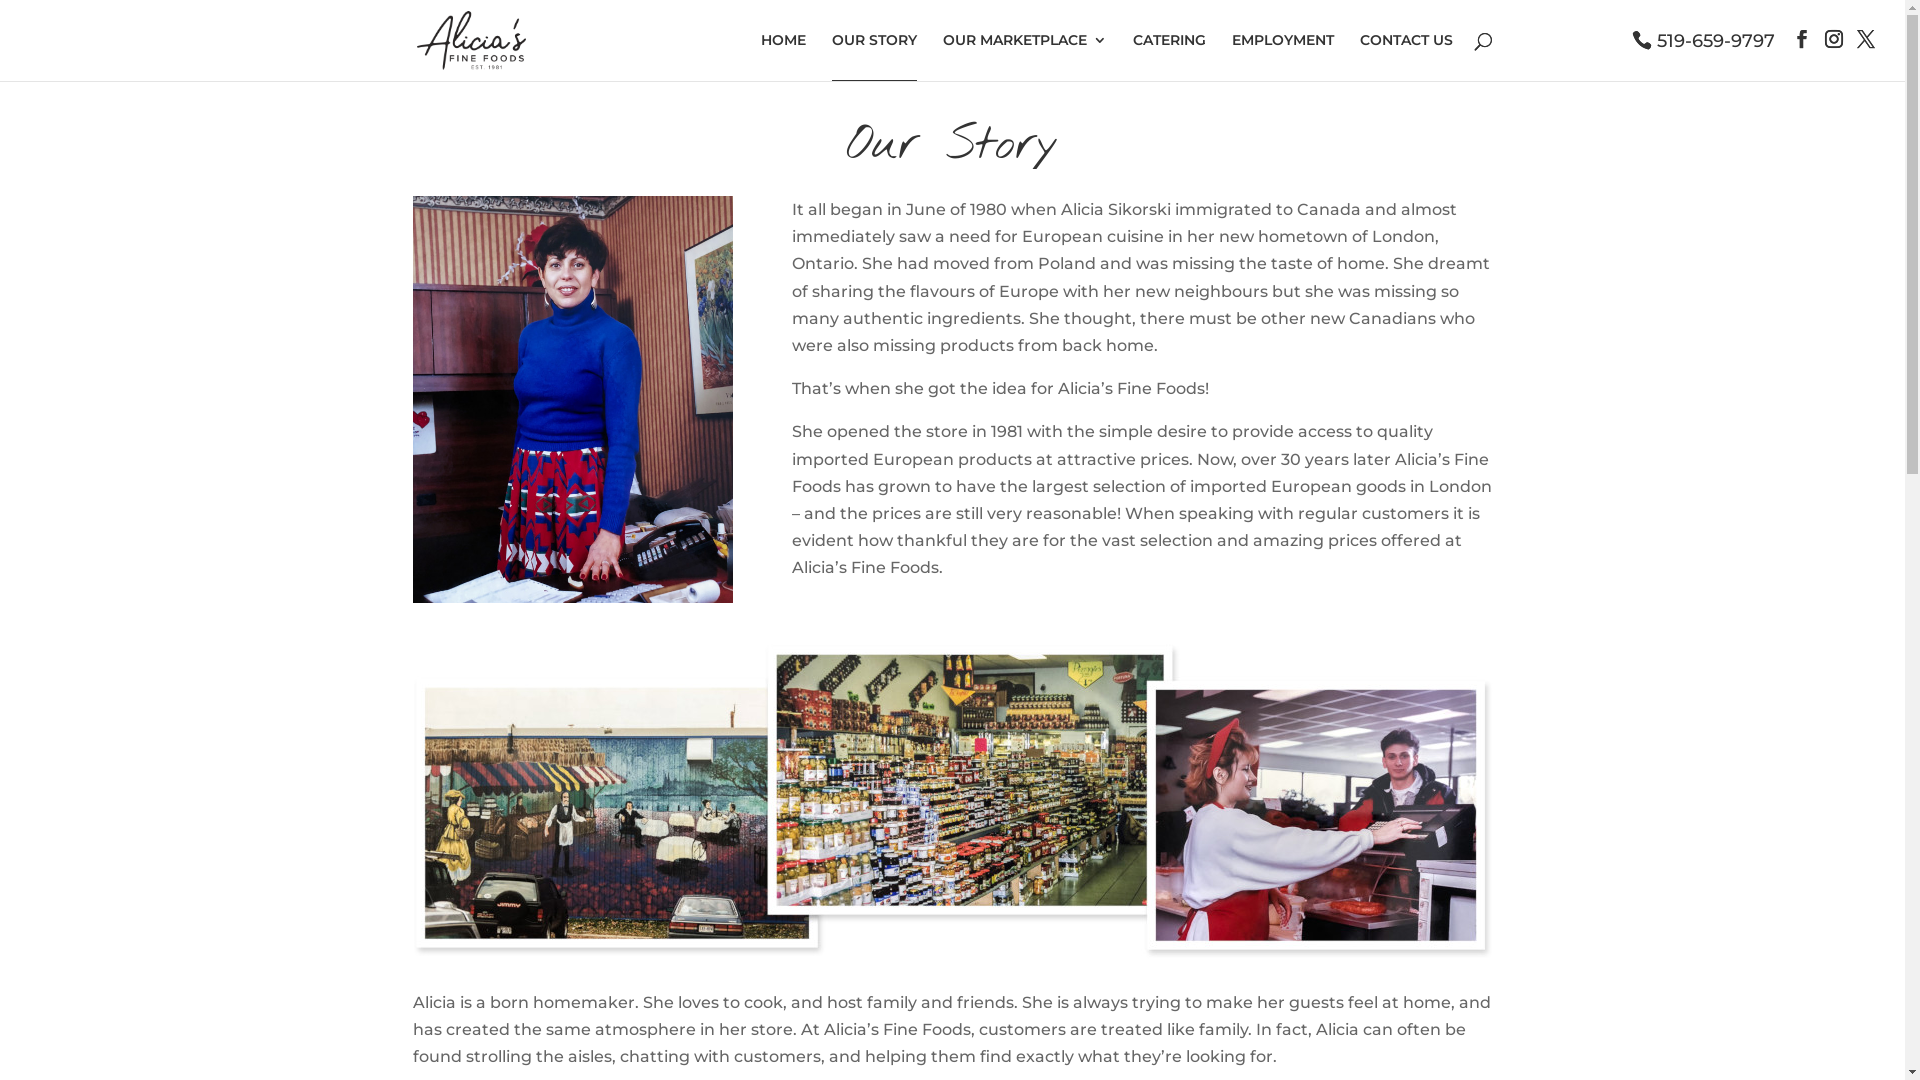 The width and height of the screenshot is (1920, 1080). What do you see at coordinates (940, 55) in the screenshot?
I see `'OUR MARKETPLACE'` at bounding box center [940, 55].